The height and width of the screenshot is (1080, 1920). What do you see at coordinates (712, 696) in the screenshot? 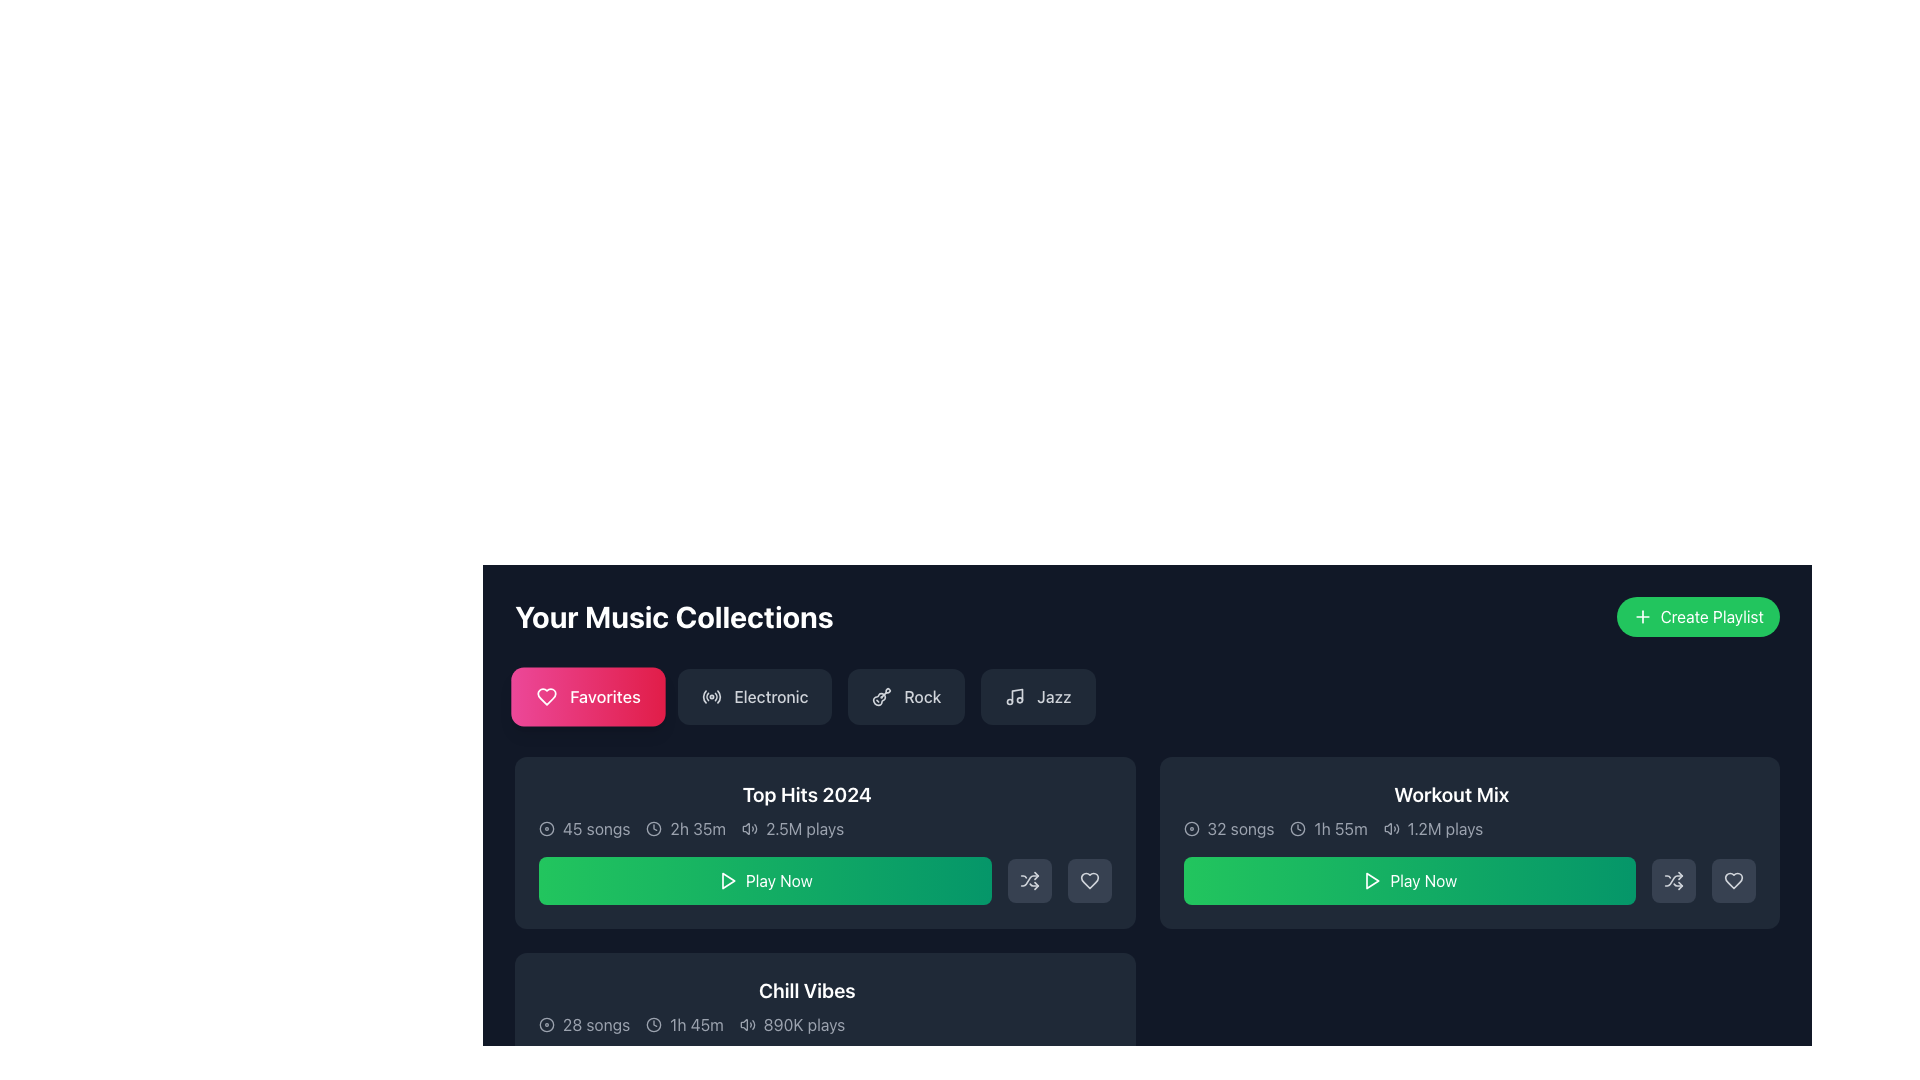
I see `the 'Electronic' category icon located to the left of the 'Electronic' button text in the music collection section` at bounding box center [712, 696].